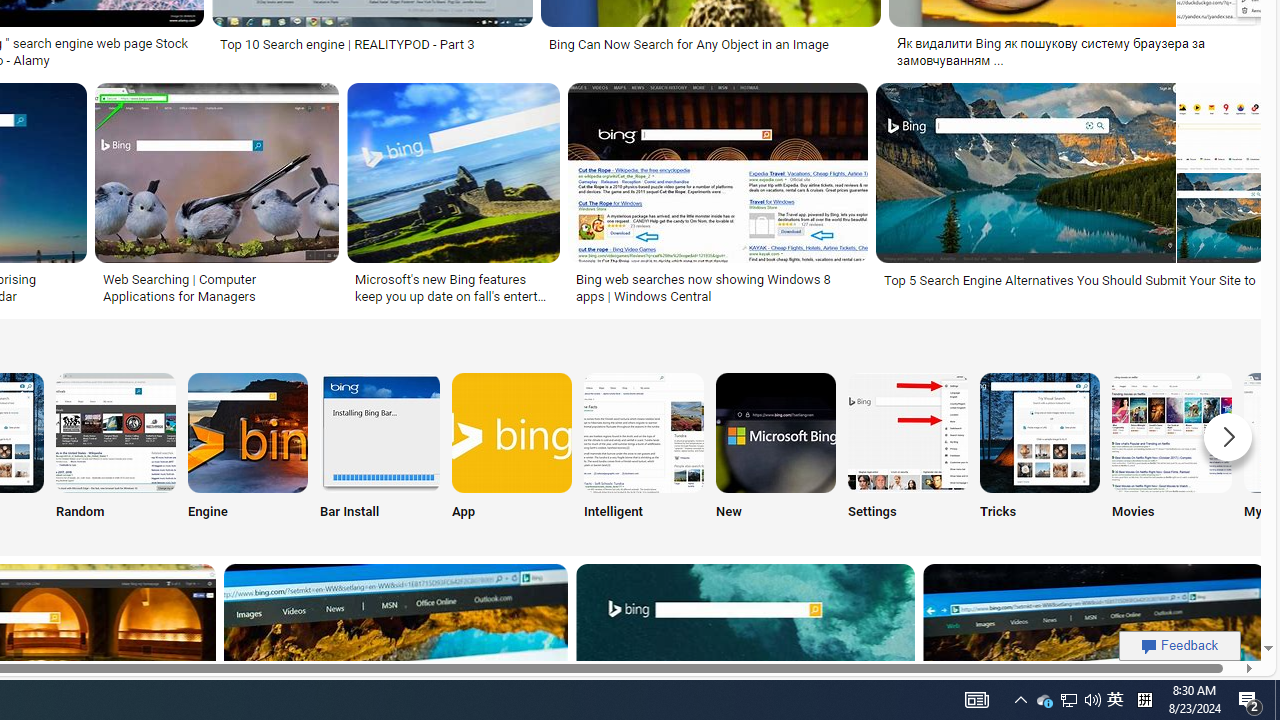  What do you see at coordinates (115, 450) in the screenshot?
I see `'Bing Random Search Random'` at bounding box center [115, 450].